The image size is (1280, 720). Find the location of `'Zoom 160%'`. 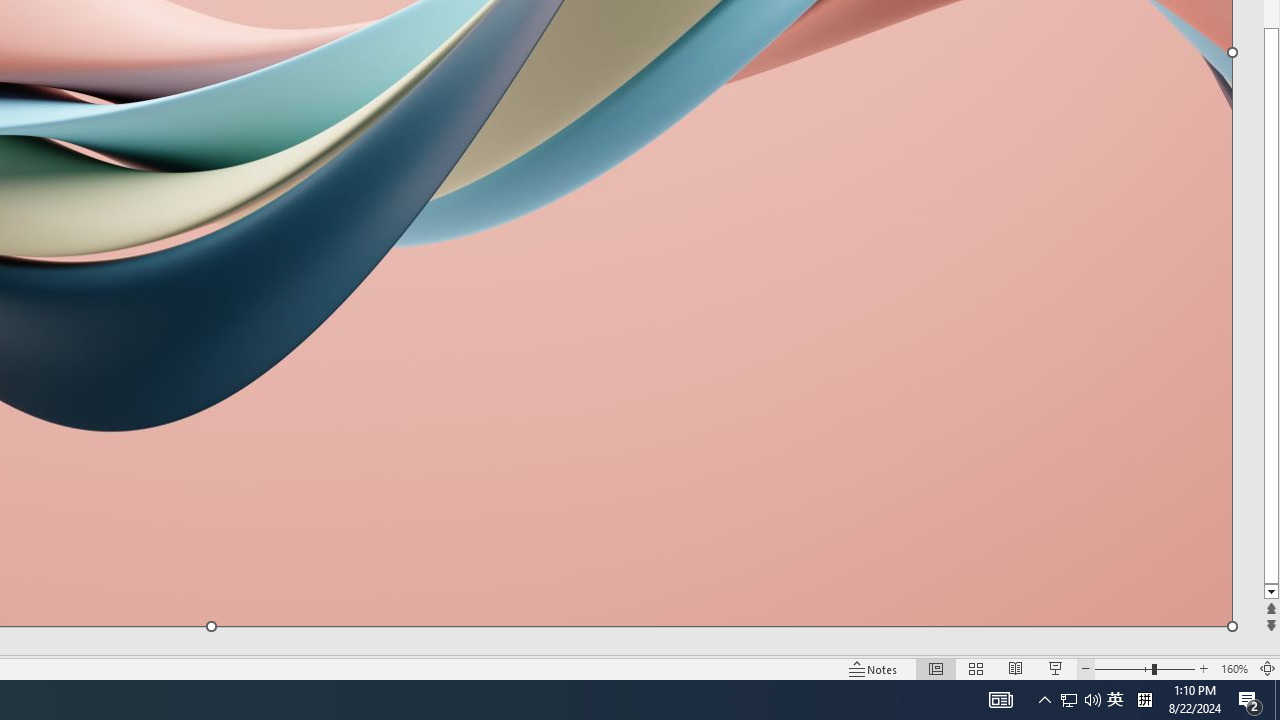

'Zoom 160%' is located at coordinates (1233, 669).